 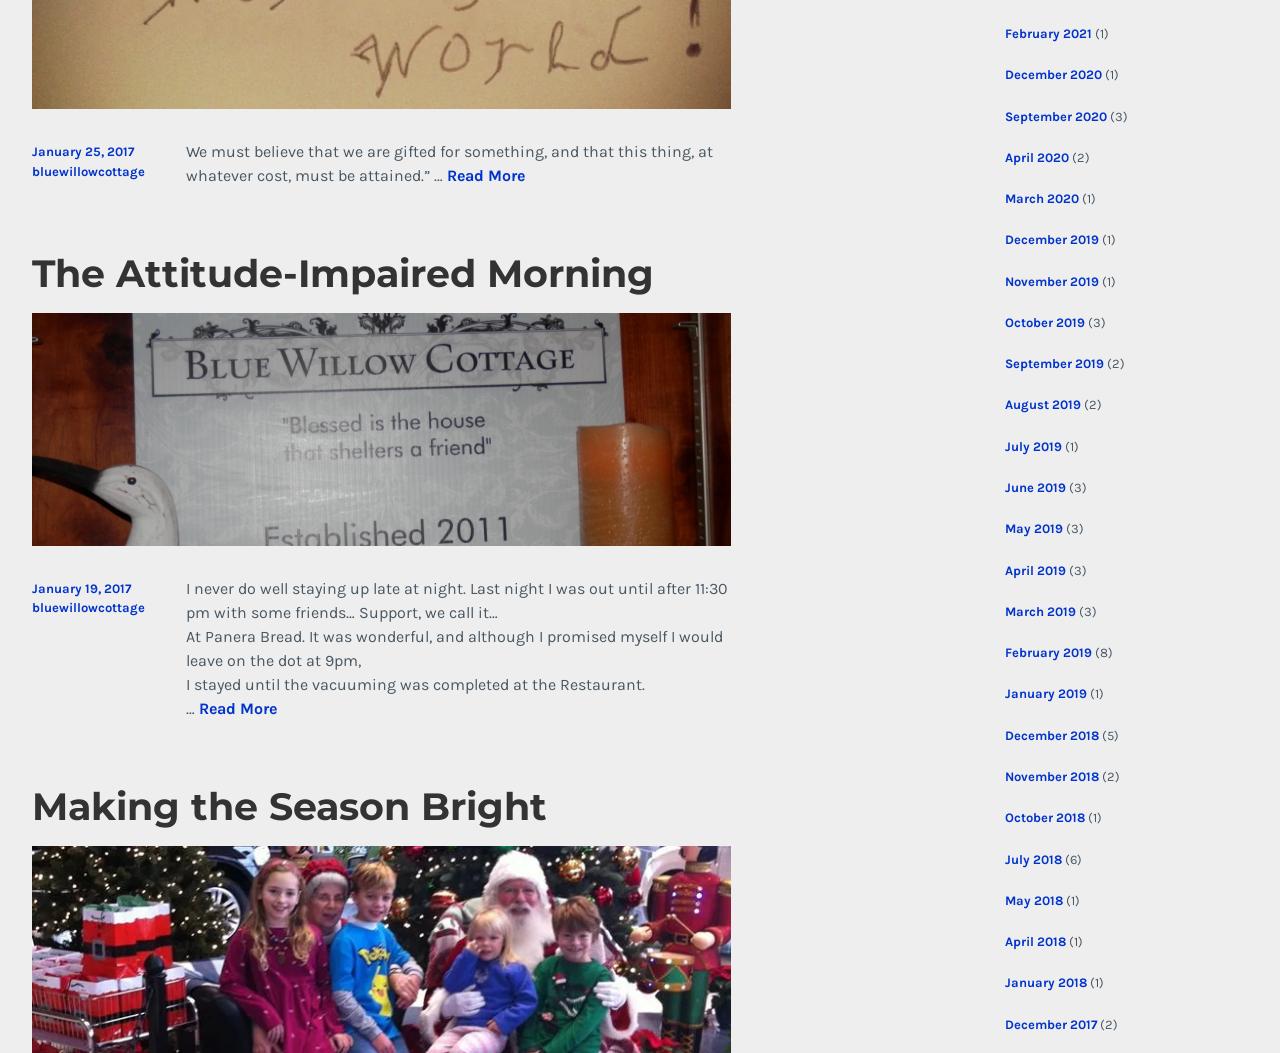 I want to click on 'December 2019', so click(x=1050, y=239).